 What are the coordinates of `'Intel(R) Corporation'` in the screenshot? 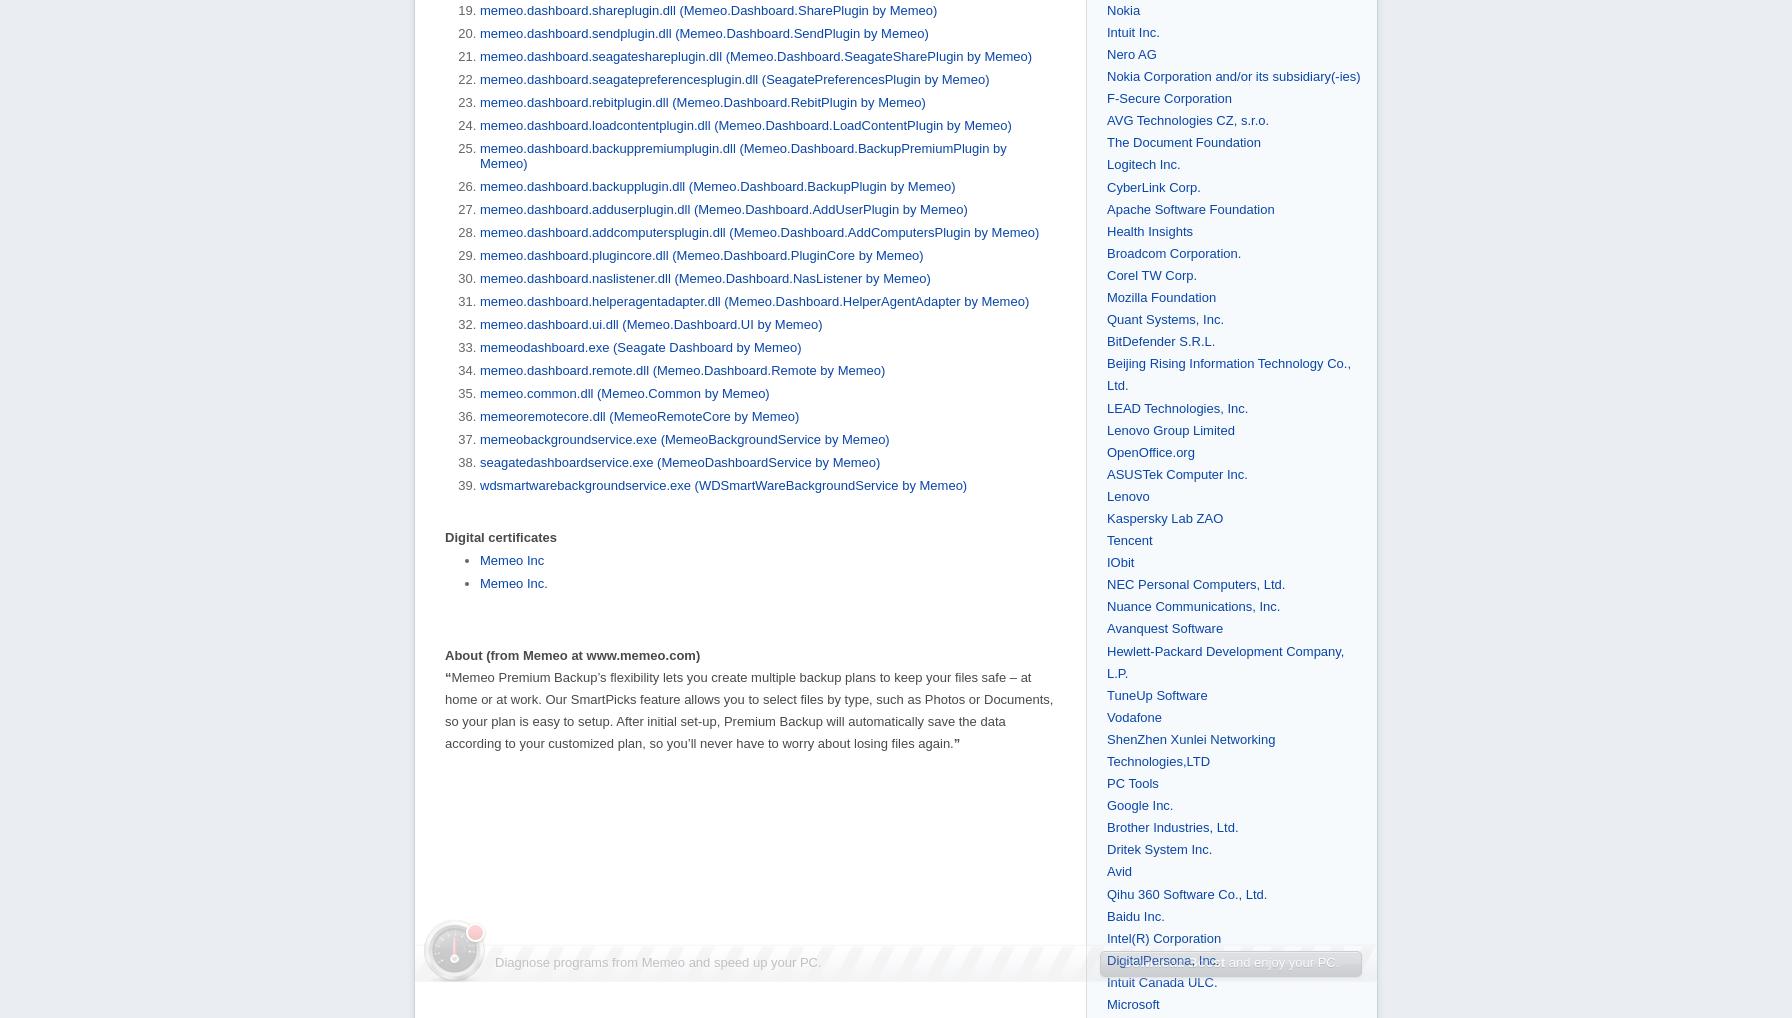 It's located at (1164, 936).